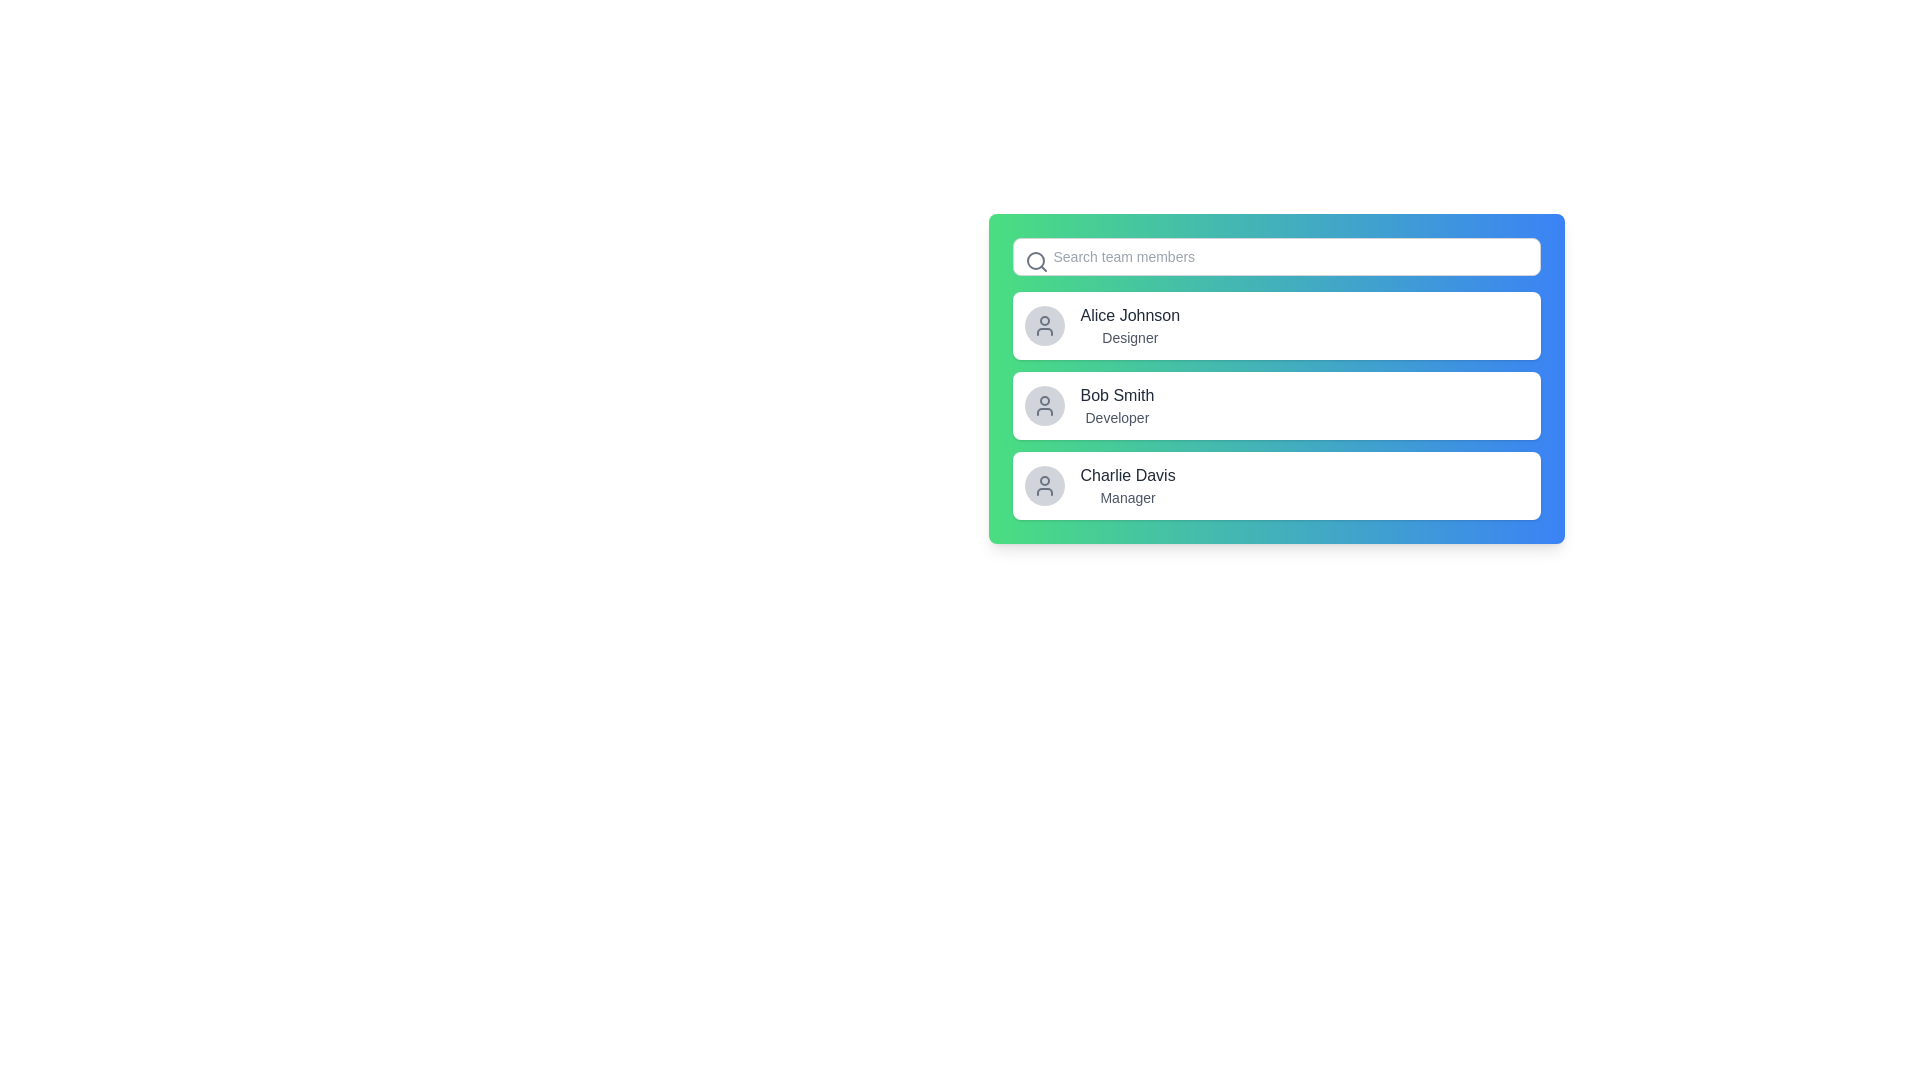  What do you see at coordinates (1043, 405) in the screenshot?
I see `the user avatar representing 'Bob Smith'` at bounding box center [1043, 405].